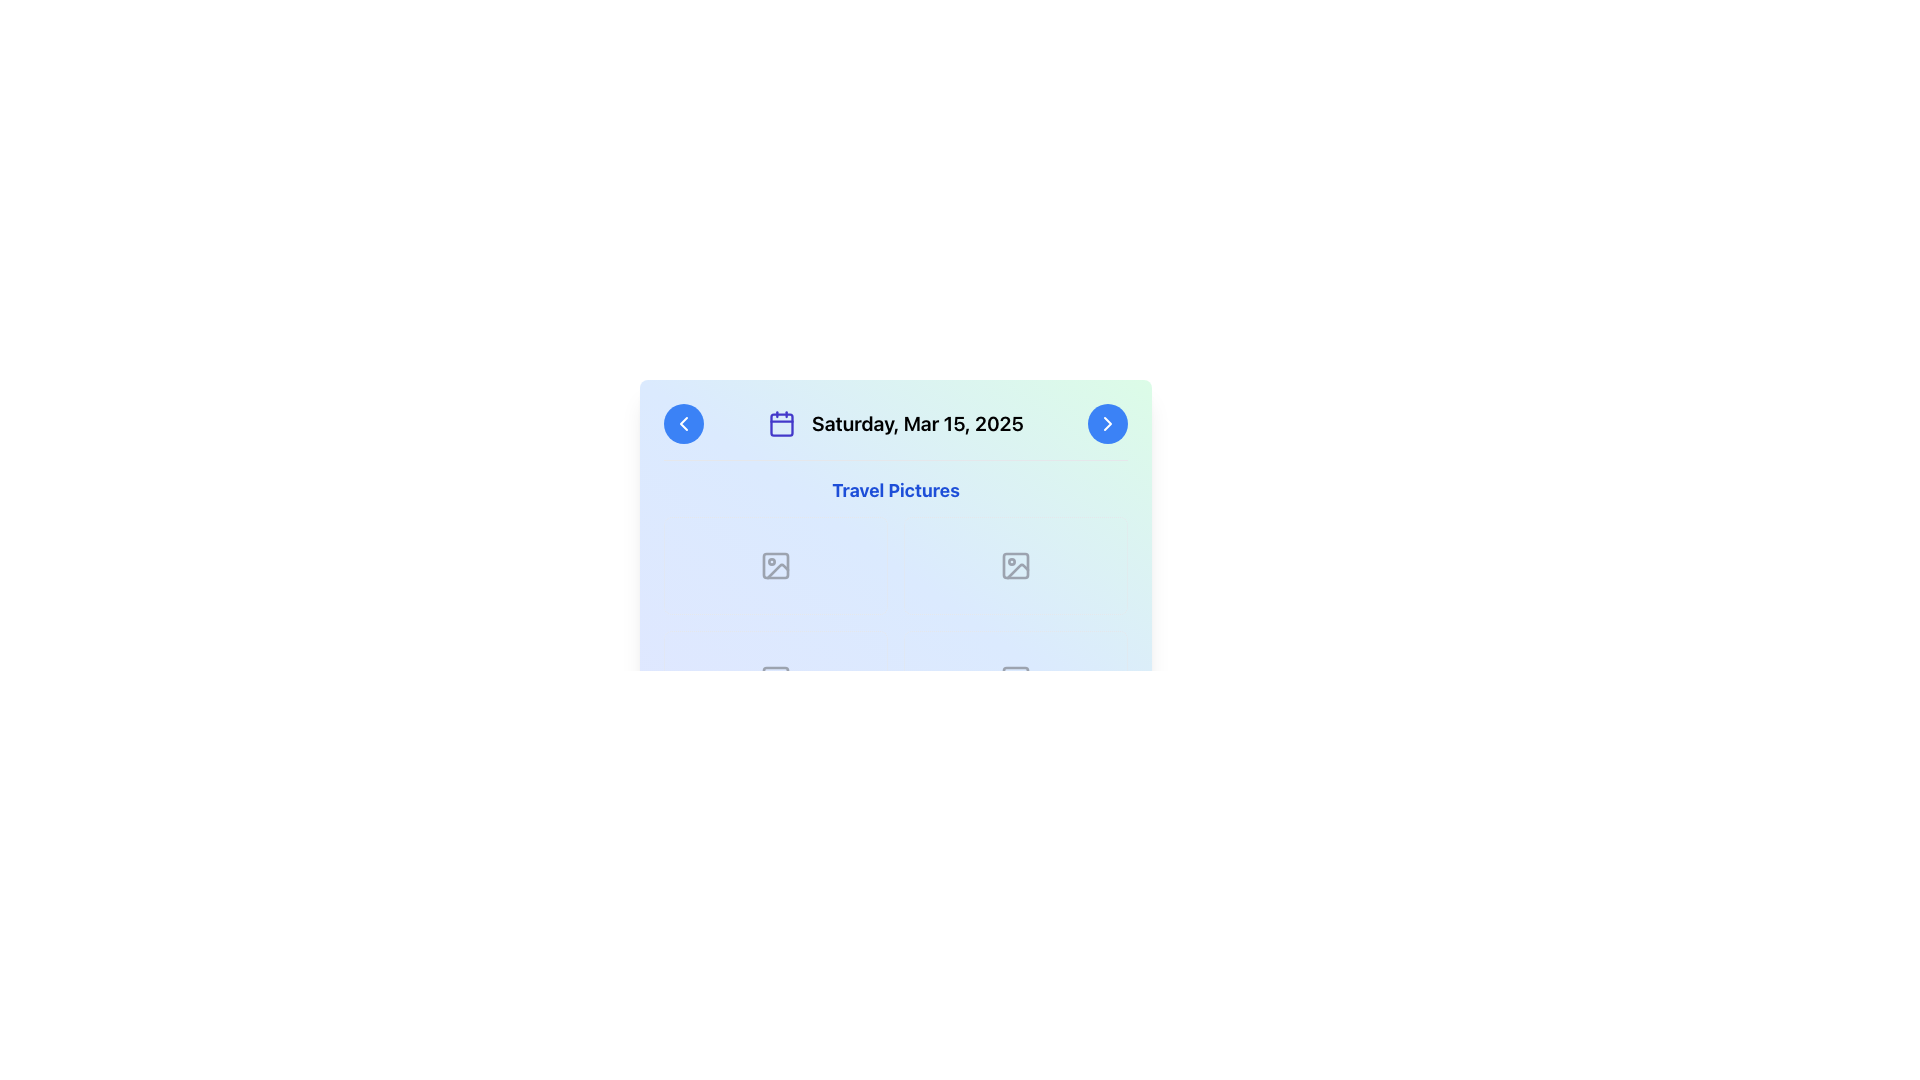 The image size is (1920, 1080). What do you see at coordinates (684, 423) in the screenshot?
I see `the back navigation icon located inside the circular button on the far left of the header section` at bounding box center [684, 423].